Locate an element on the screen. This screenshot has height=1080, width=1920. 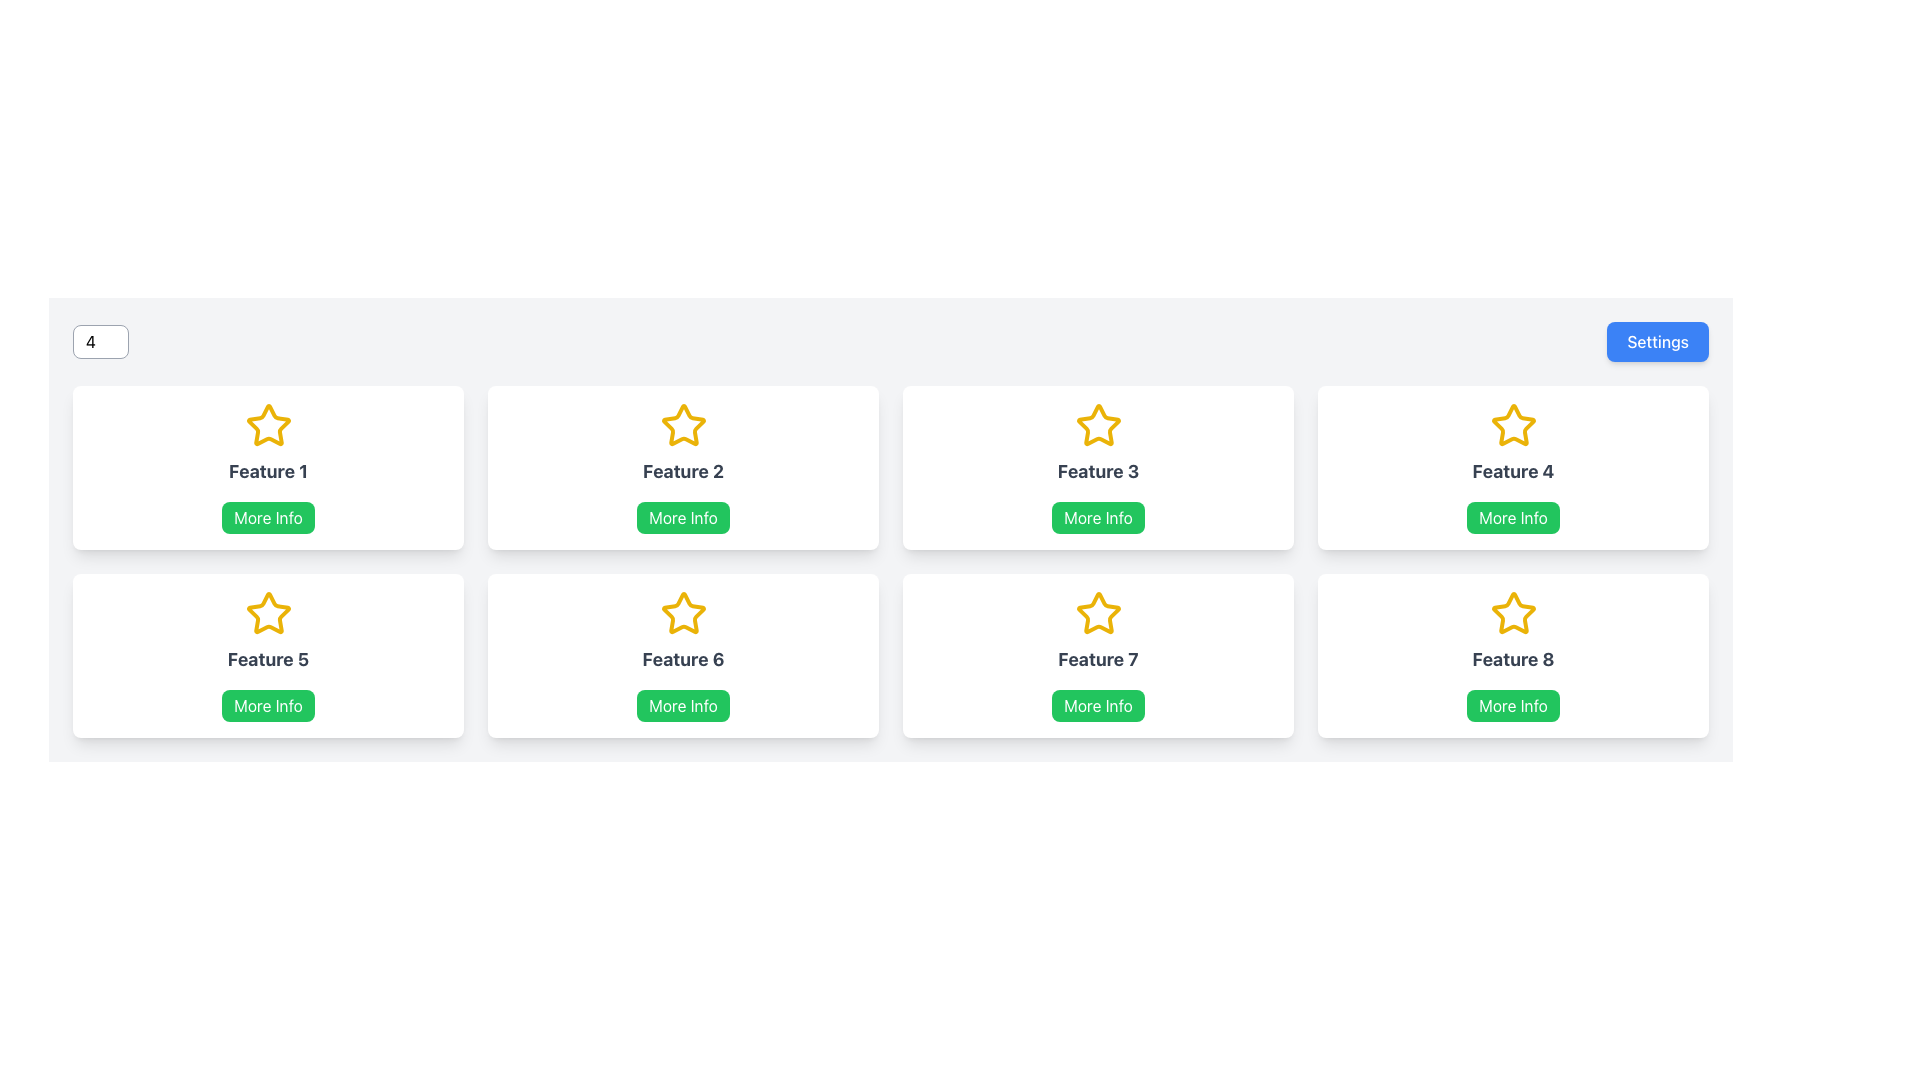
the button located at the bottom of the 'Feature 8' card is located at coordinates (1513, 704).